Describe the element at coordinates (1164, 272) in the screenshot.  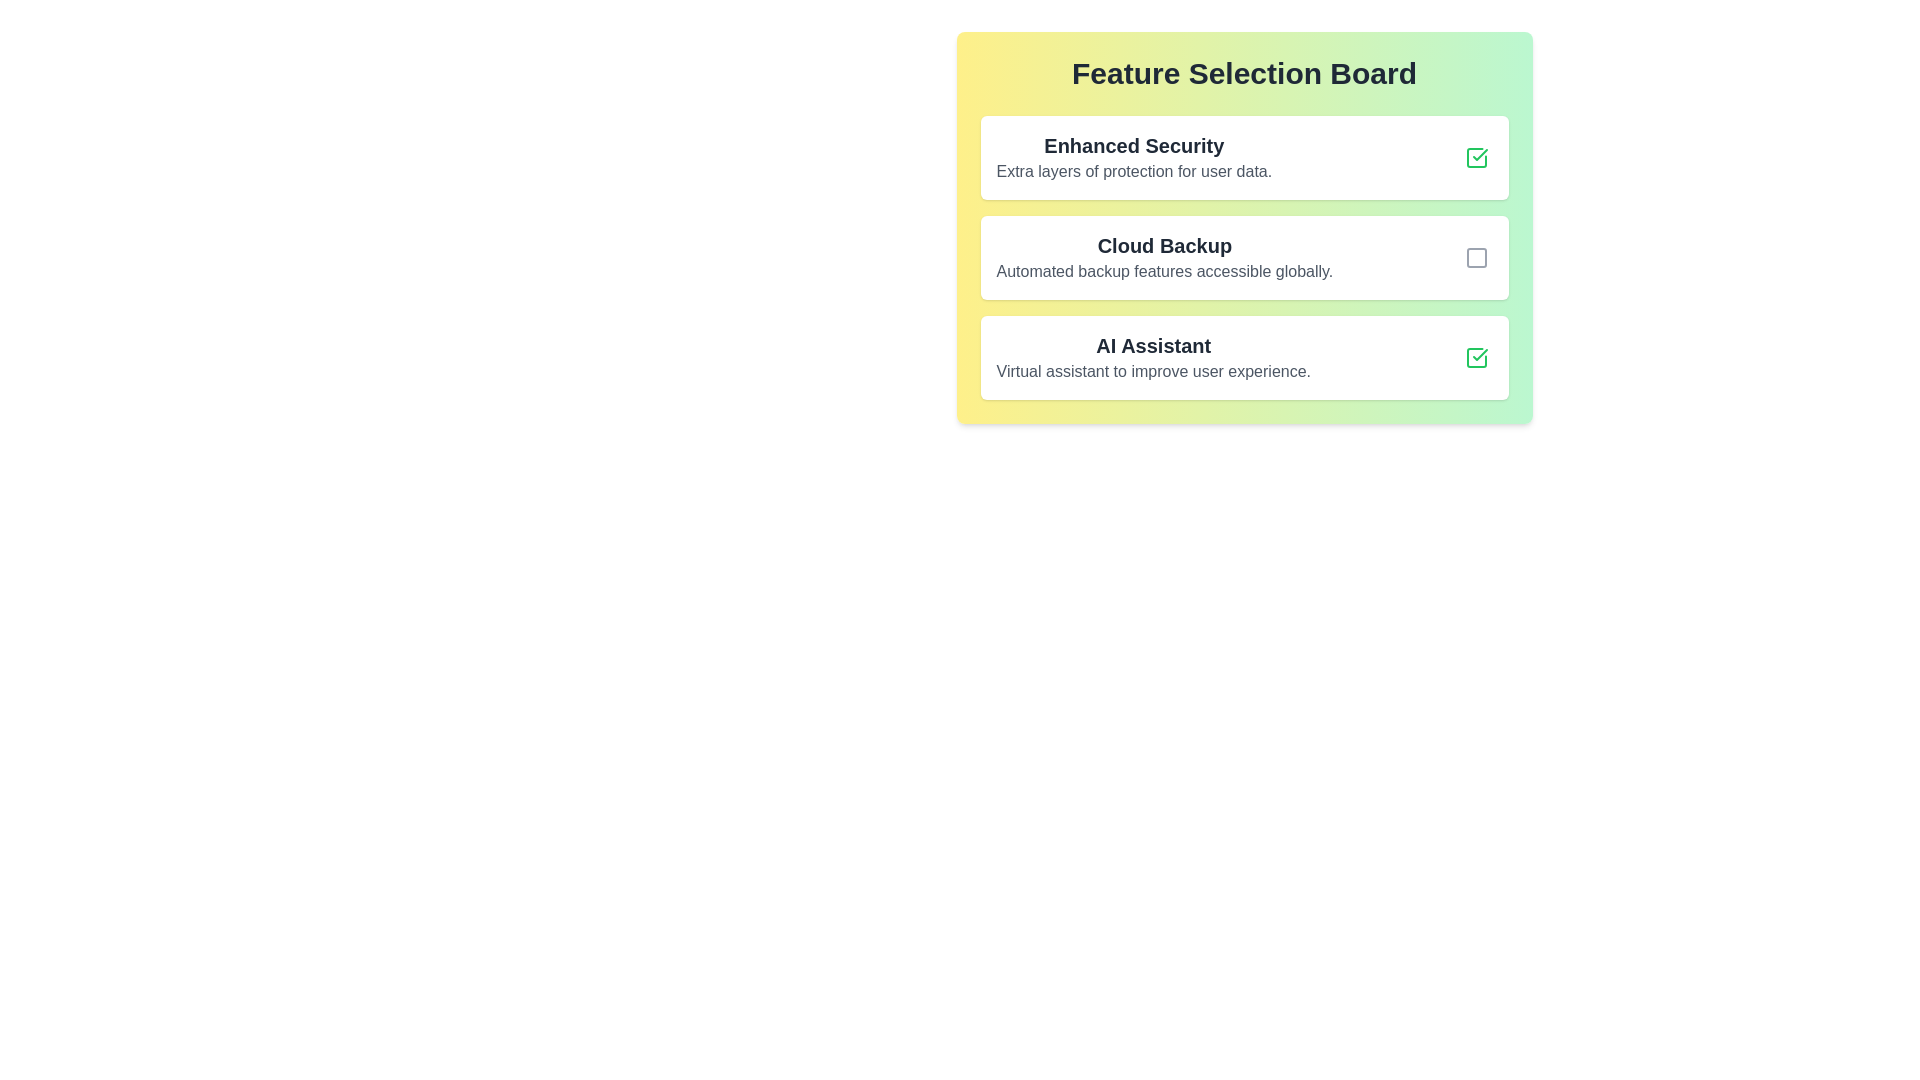
I see `the text label displaying 'Automated backup features accessible globally.' which is styled with a gray font and positioned under the 'Cloud Backup' header` at that location.